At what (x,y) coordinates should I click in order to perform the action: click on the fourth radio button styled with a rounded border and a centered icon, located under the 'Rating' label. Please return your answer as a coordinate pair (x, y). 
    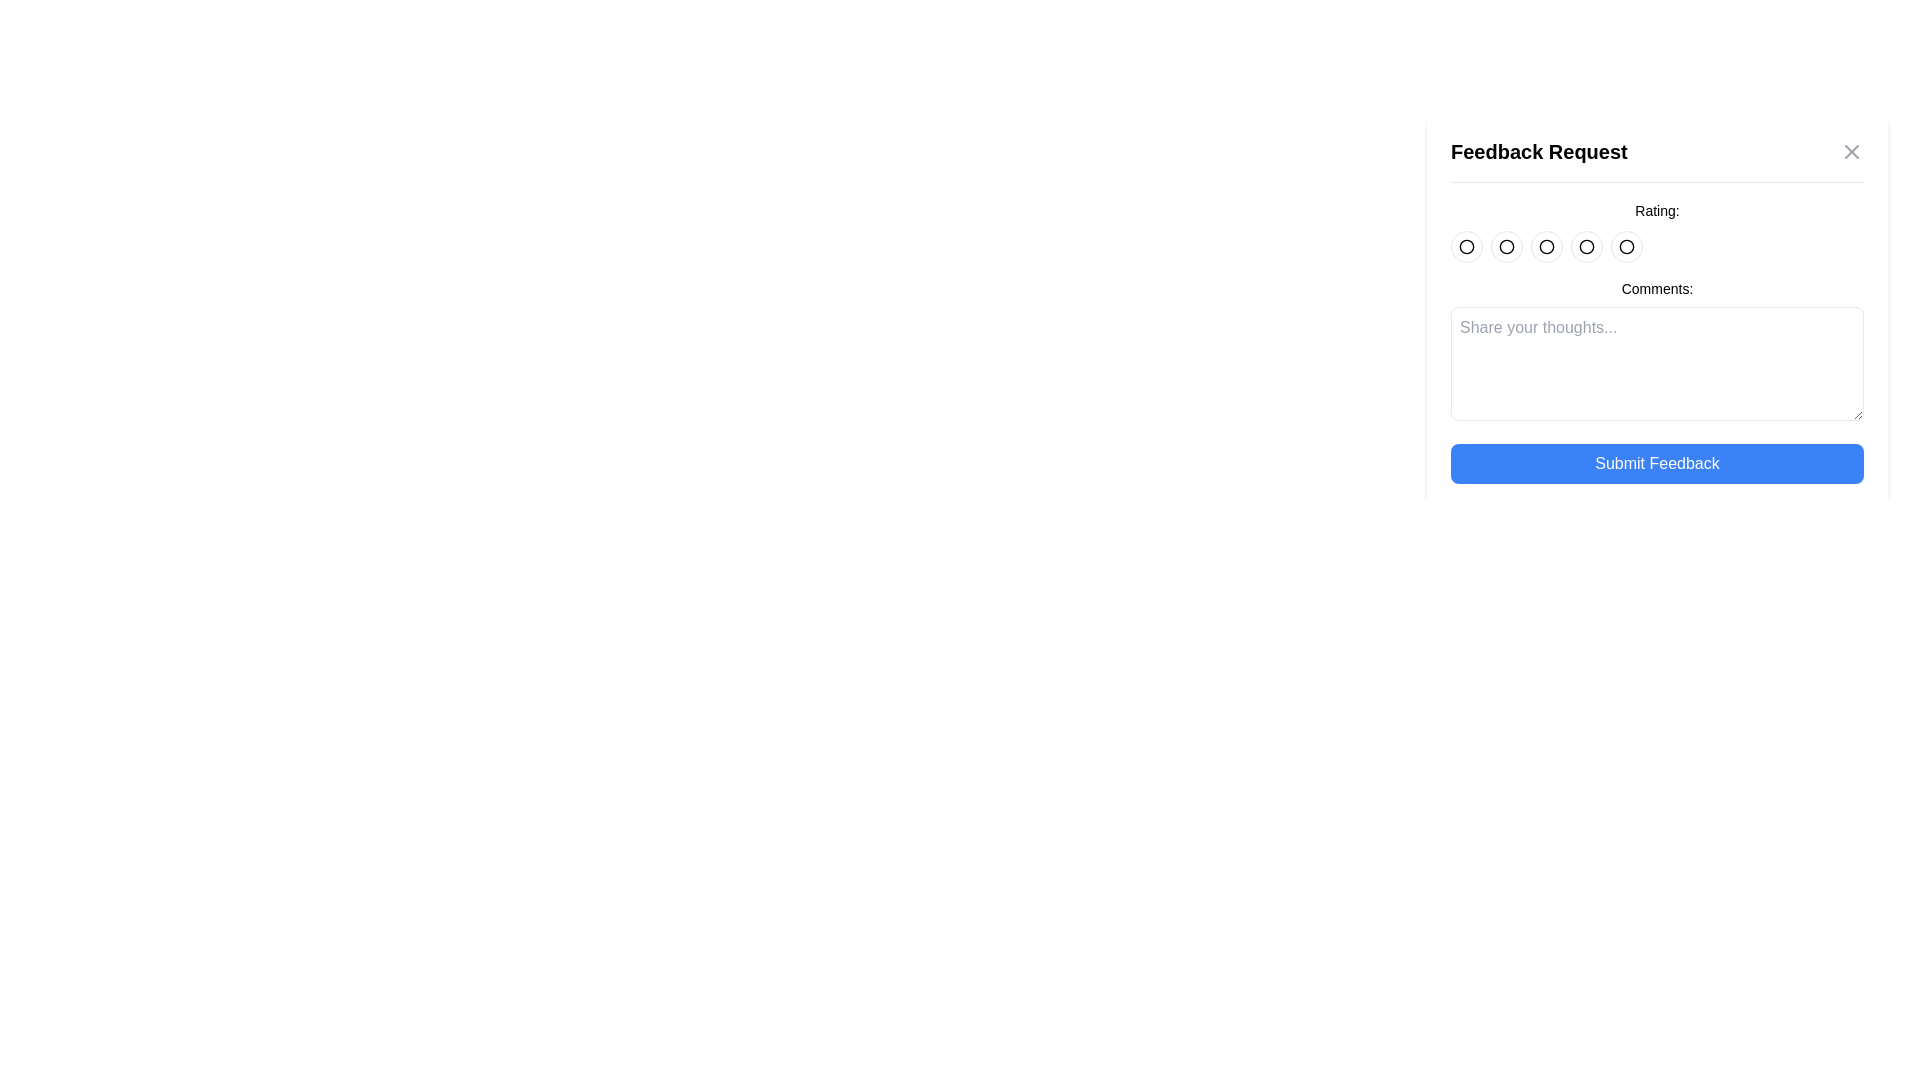
    Looking at the image, I should click on (1545, 245).